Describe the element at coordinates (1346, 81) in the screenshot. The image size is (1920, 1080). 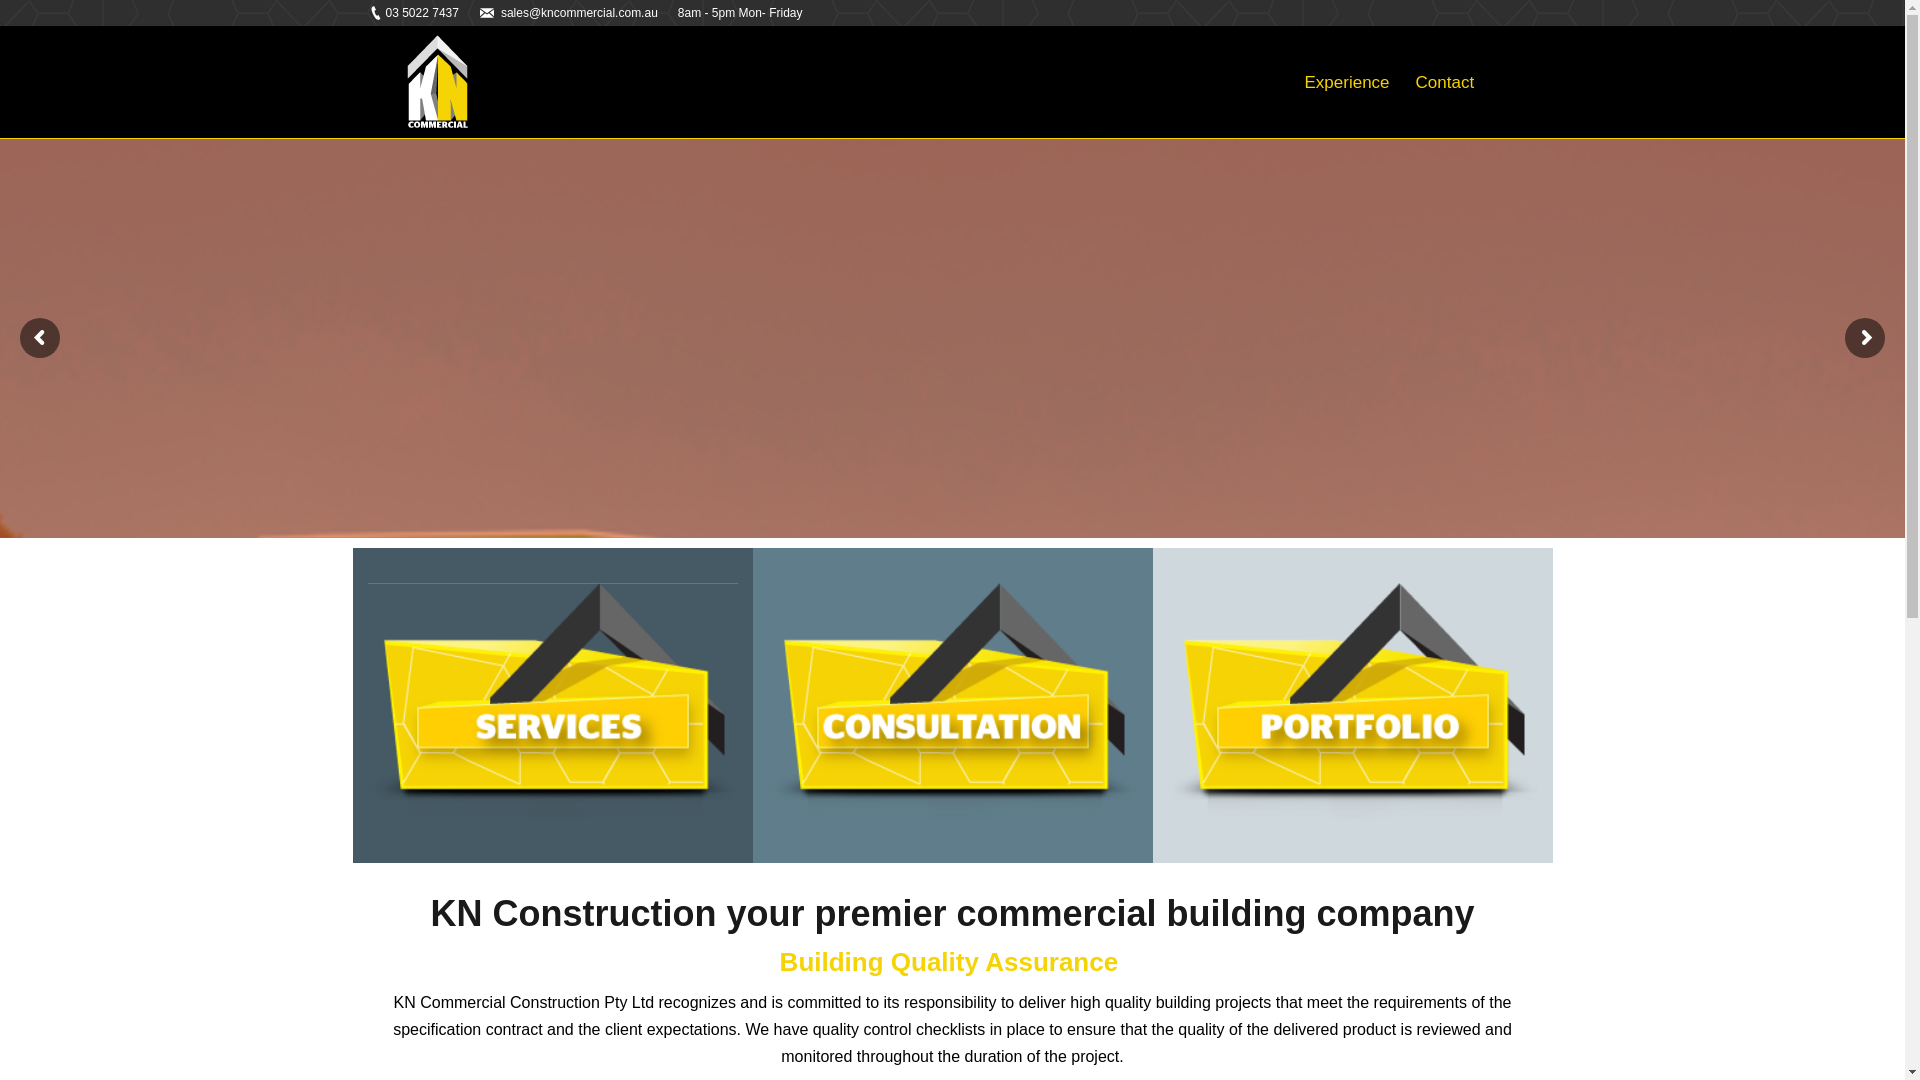
I see `'Experience'` at that location.